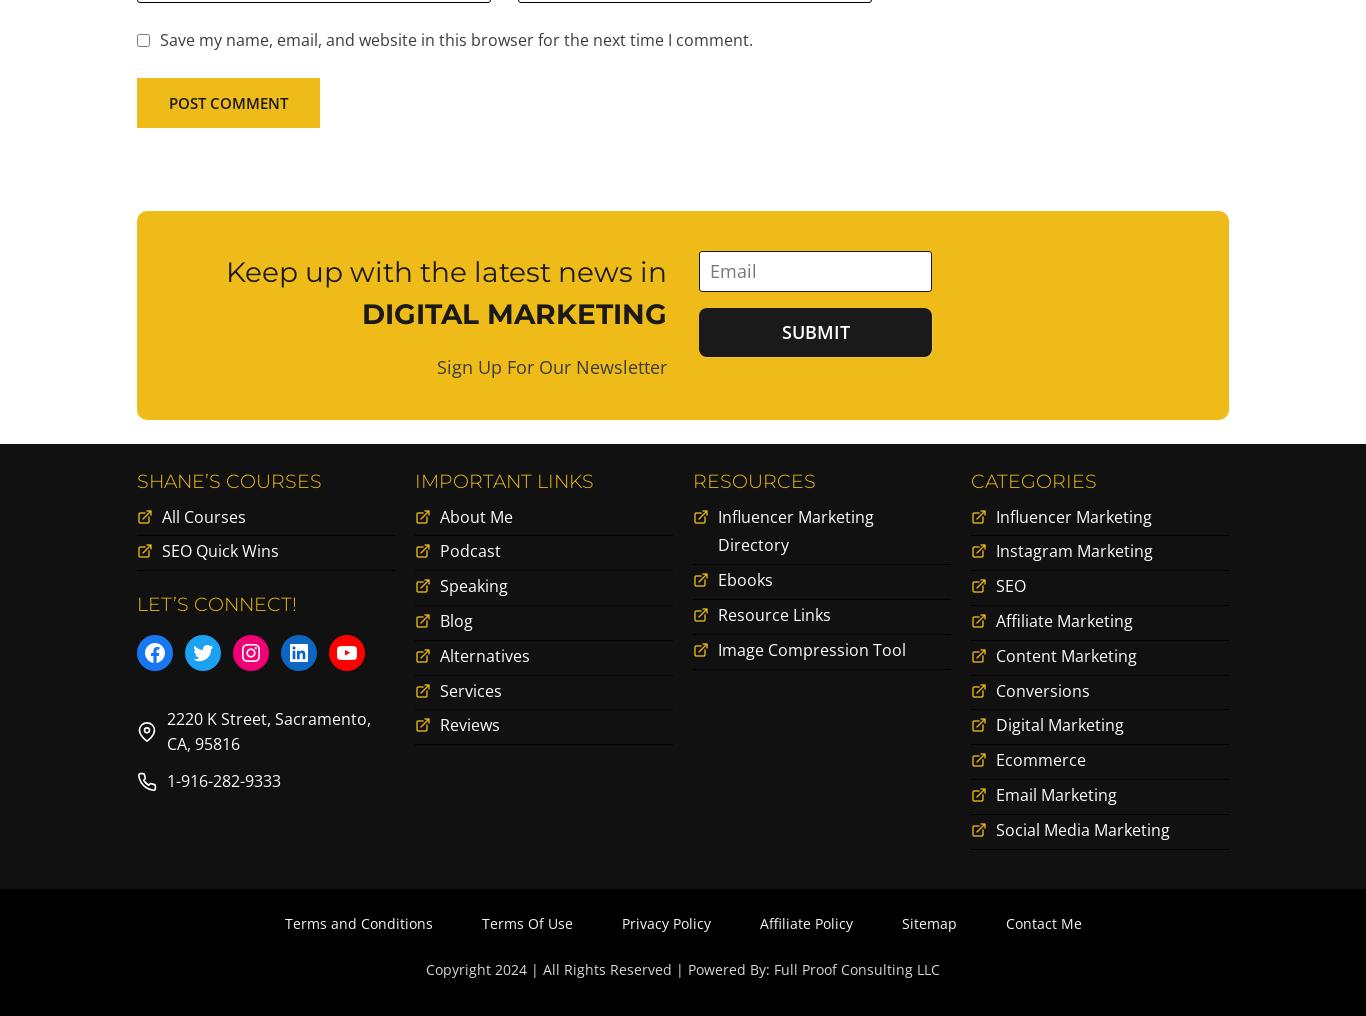 The height and width of the screenshot is (1016, 1366). Describe the element at coordinates (454, 38) in the screenshot. I see `'Save my name, email, and website in this browser for the next time I comment.'` at that location.